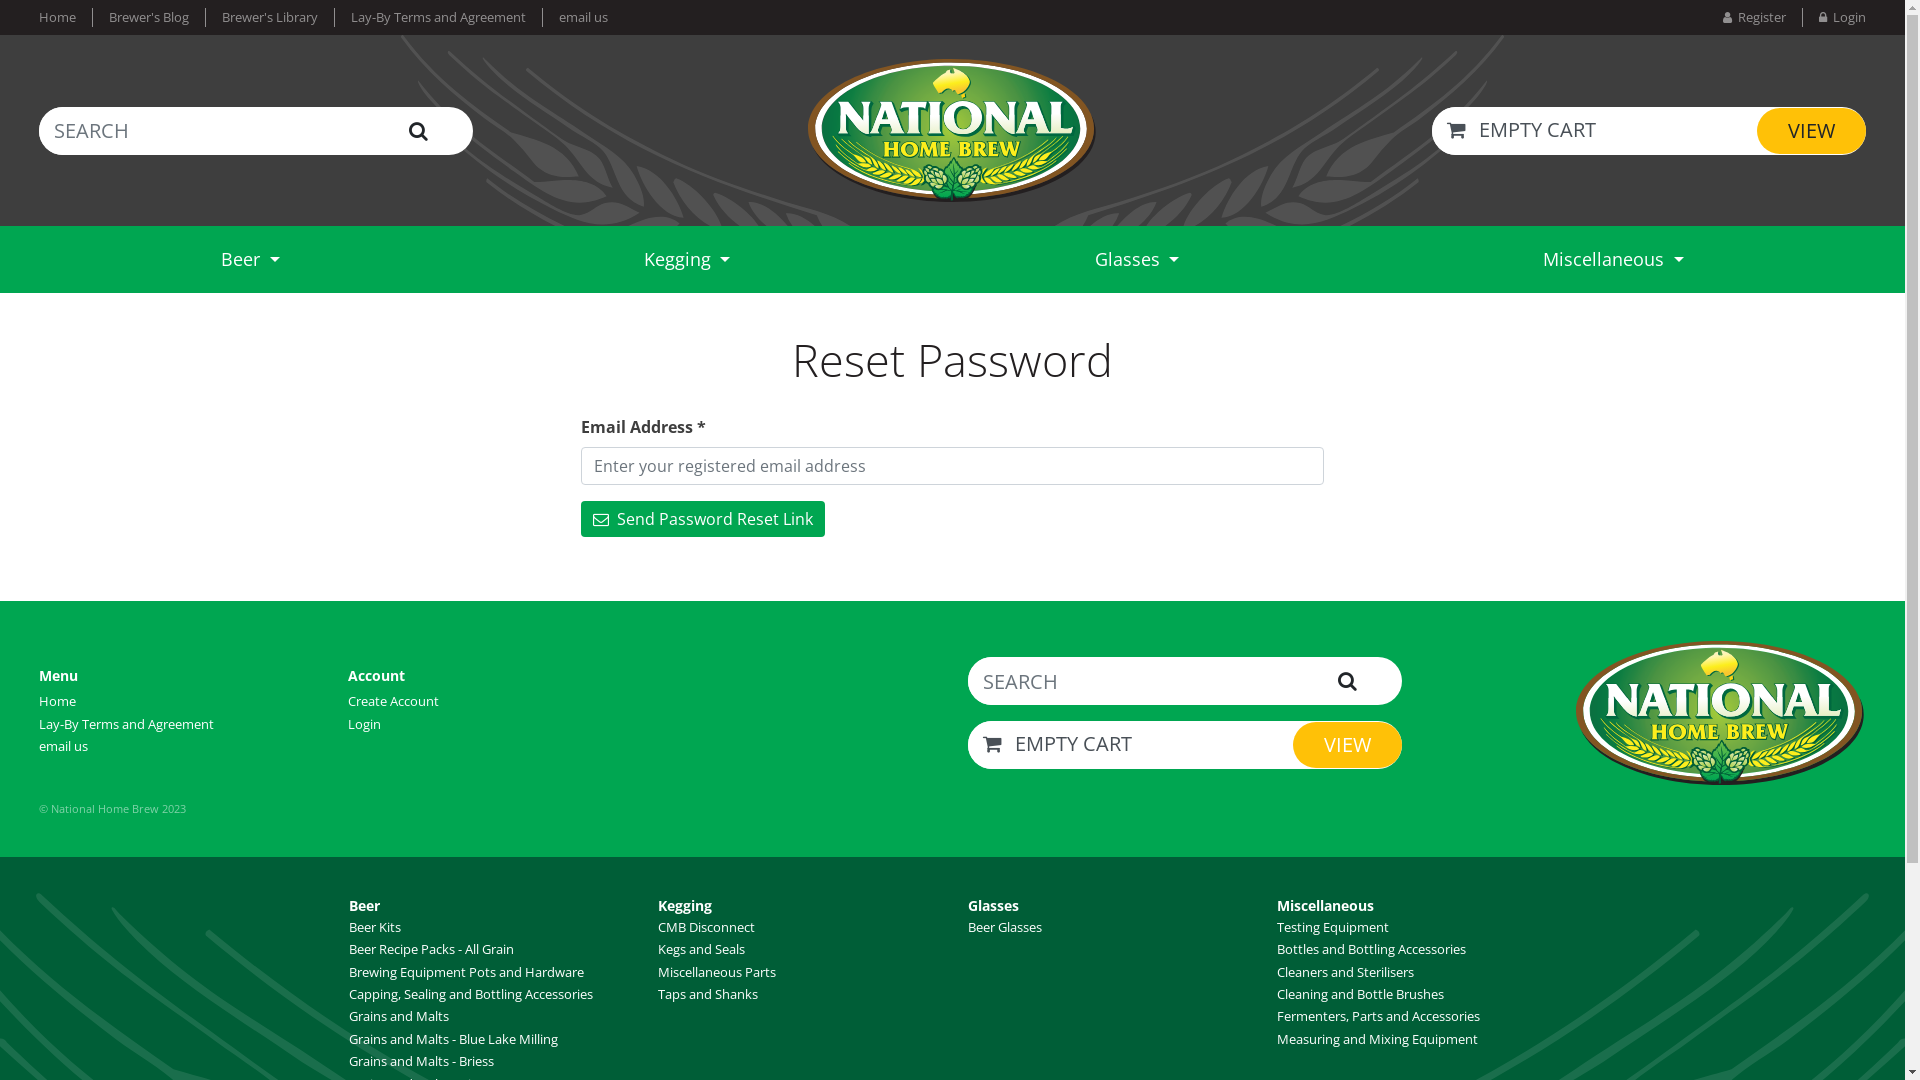 The width and height of the screenshot is (1920, 1080). I want to click on 'Glasses', so click(993, 905).